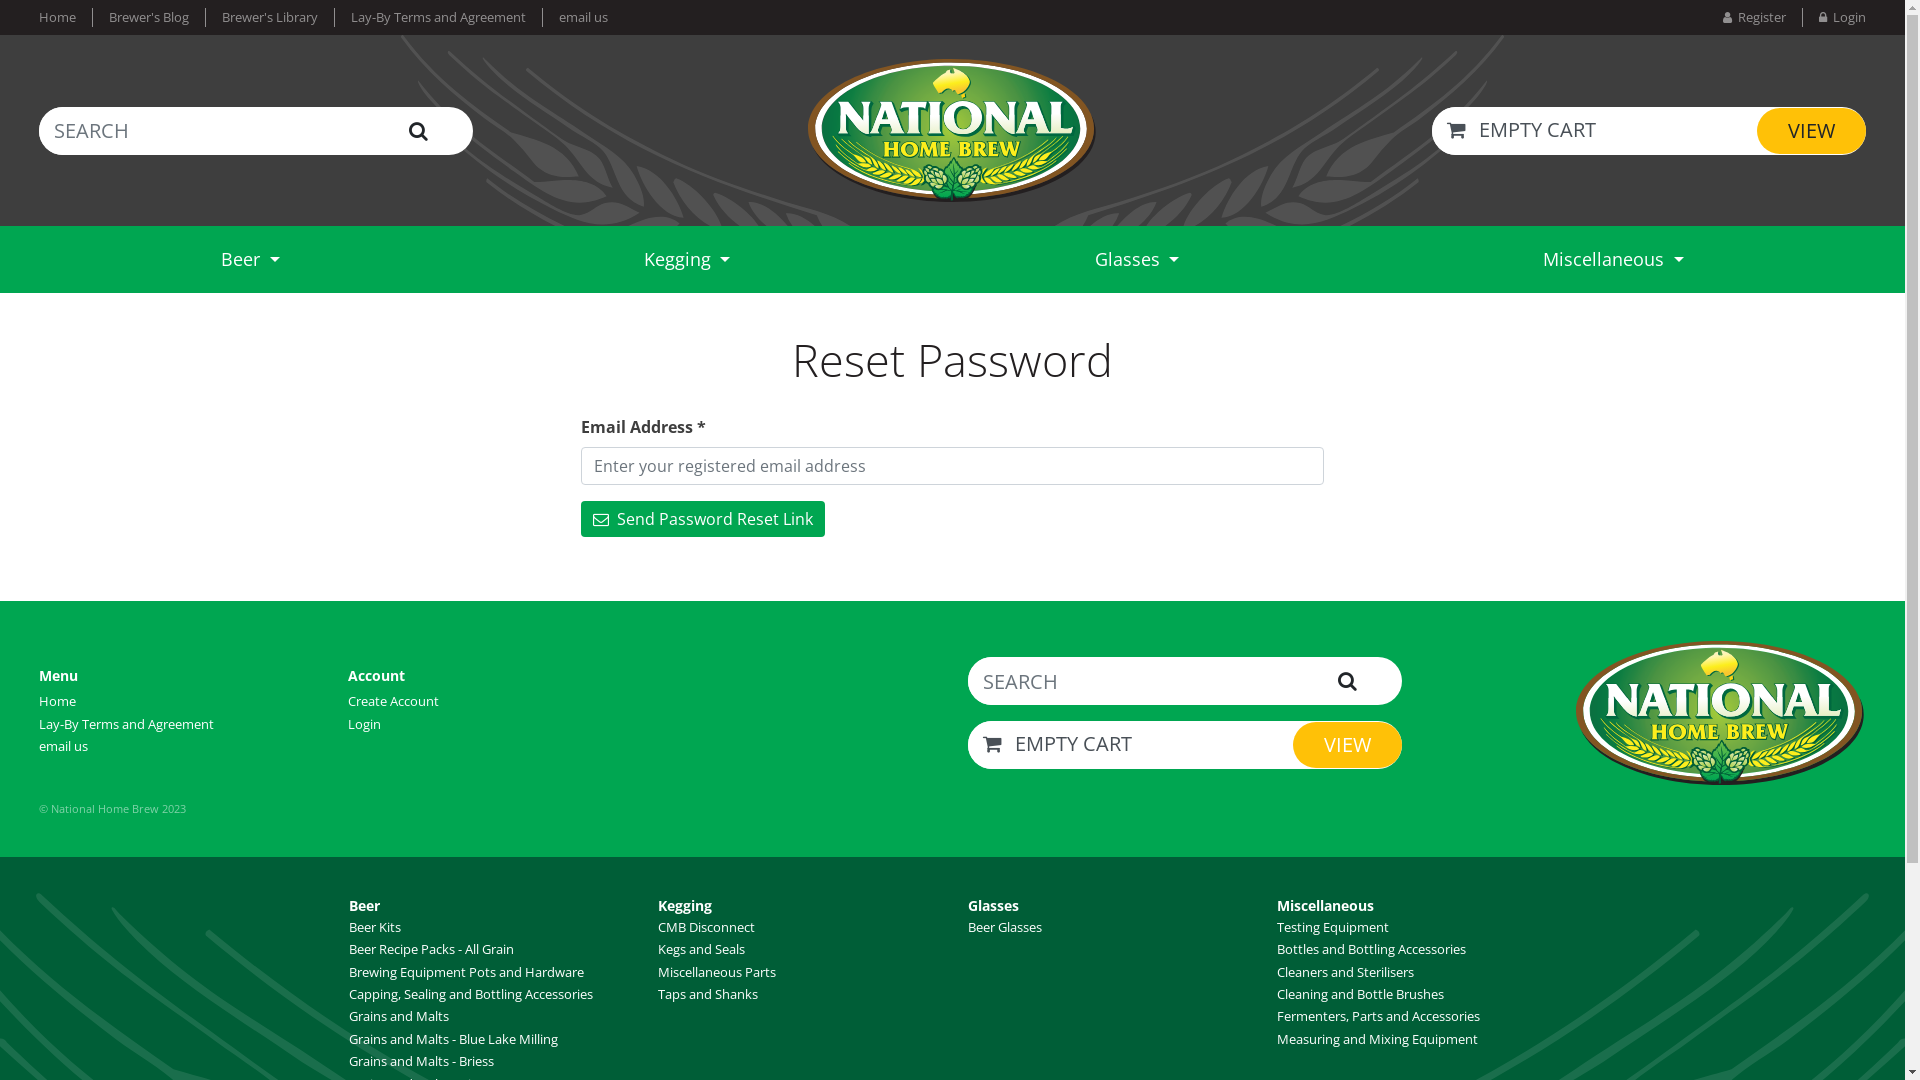 The width and height of the screenshot is (1920, 1080). I want to click on 'Glasses', so click(993, 905).